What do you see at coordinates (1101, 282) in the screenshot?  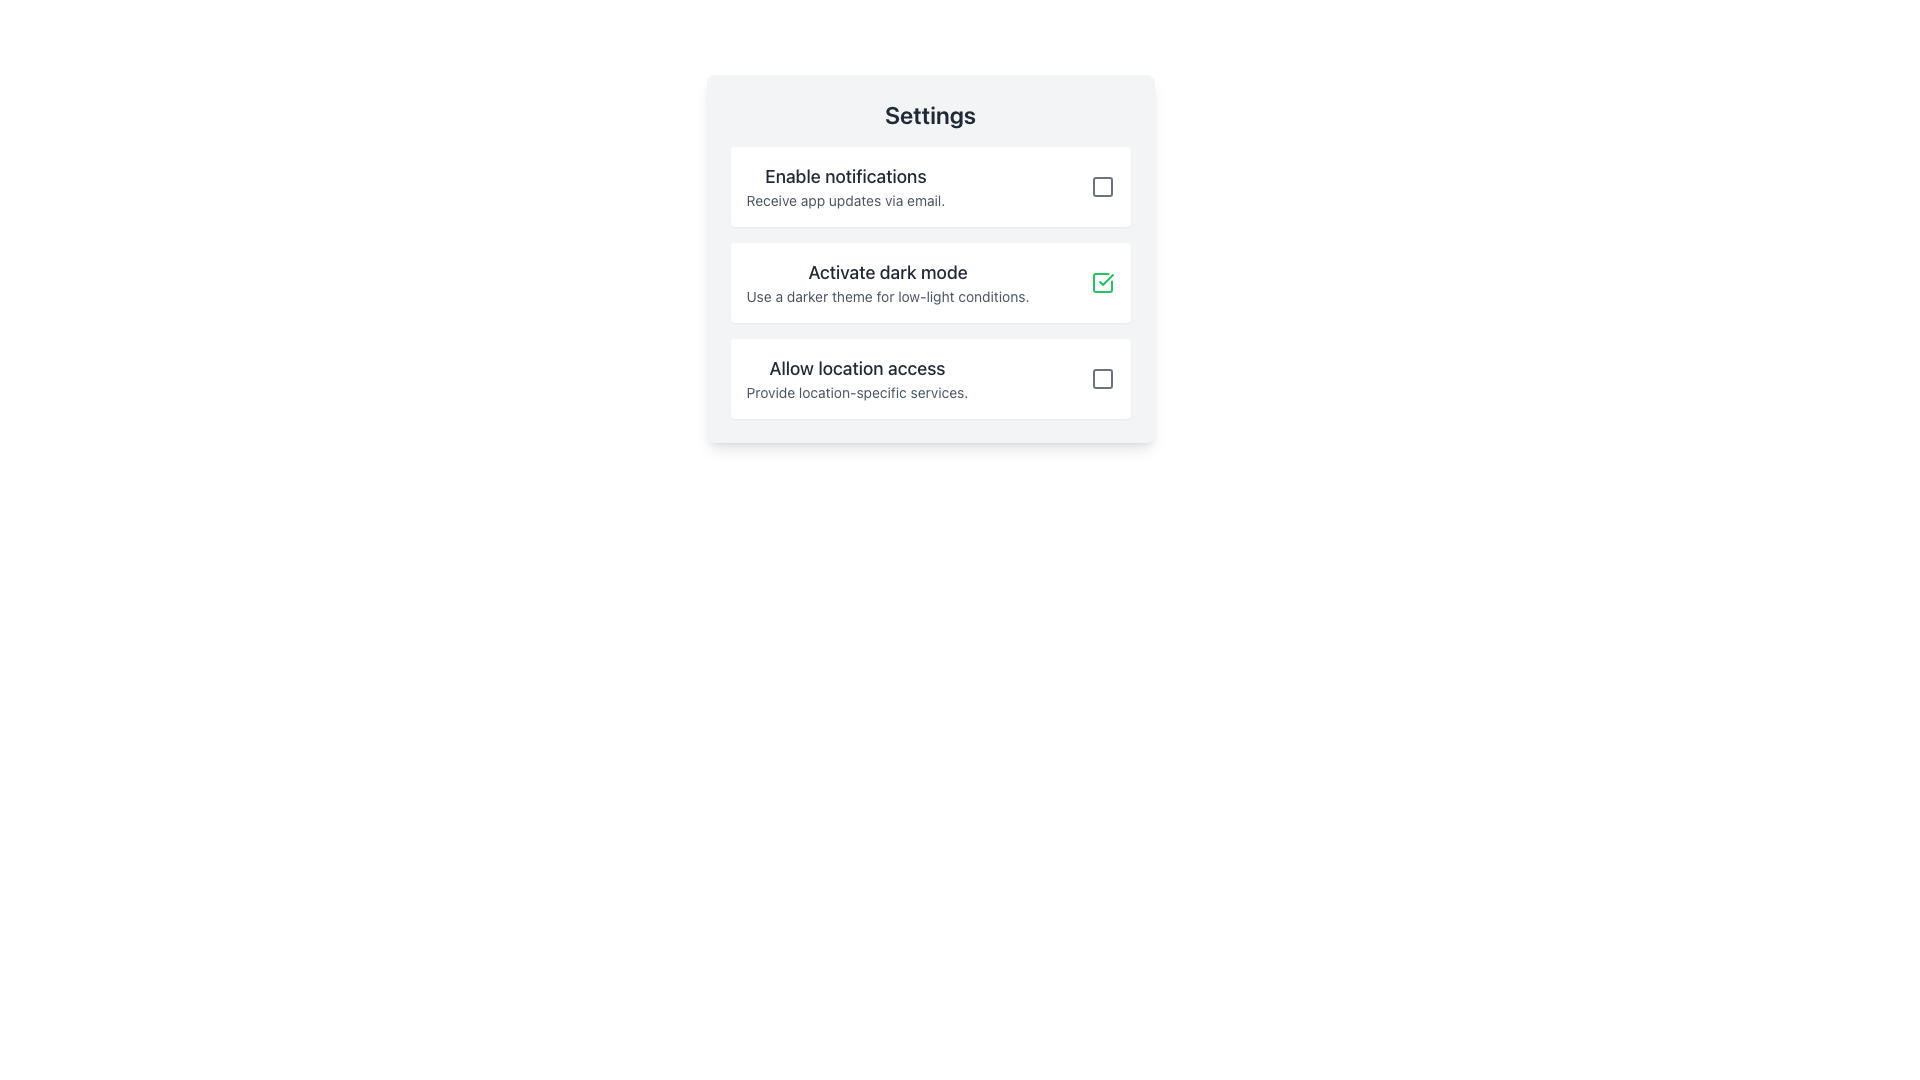 I see `the checkbox icon within the green-bordered square` at bounding box center [1101, 282].